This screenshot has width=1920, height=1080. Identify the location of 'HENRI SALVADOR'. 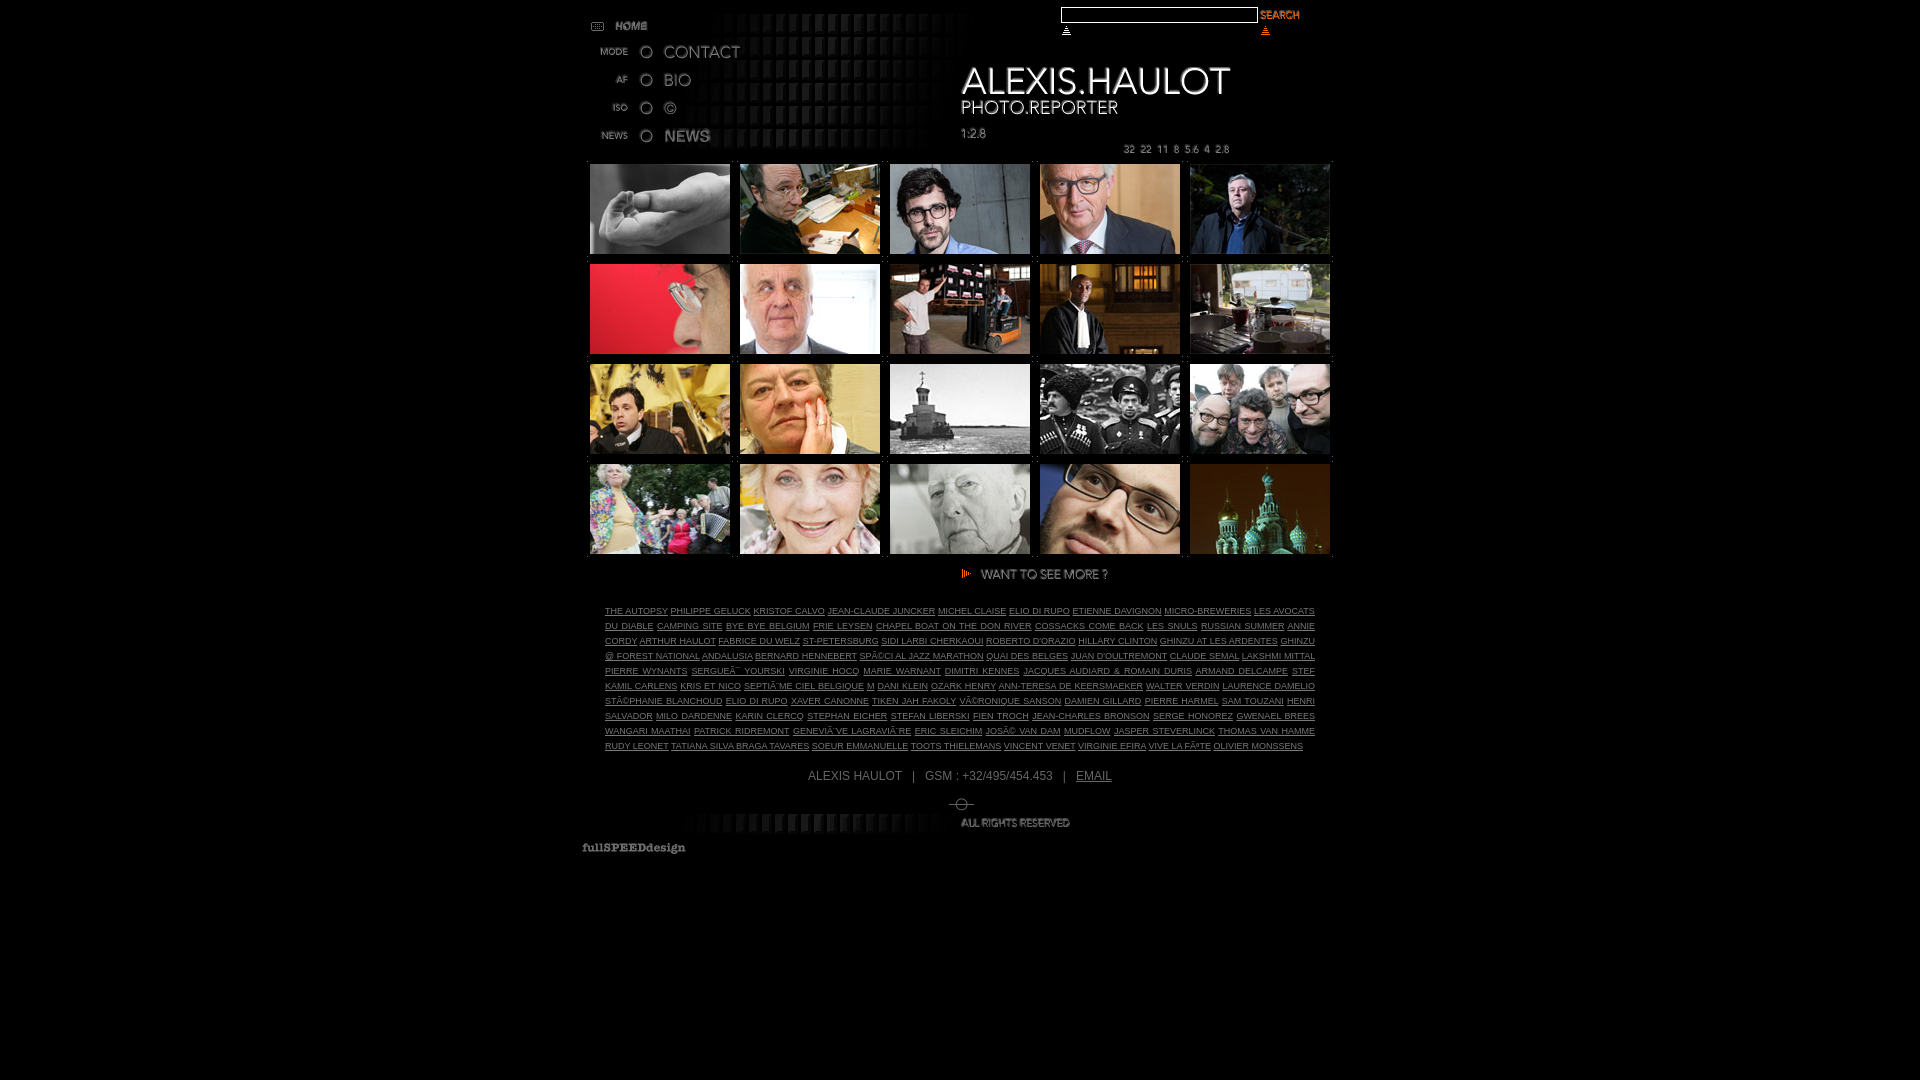
(960, 707).